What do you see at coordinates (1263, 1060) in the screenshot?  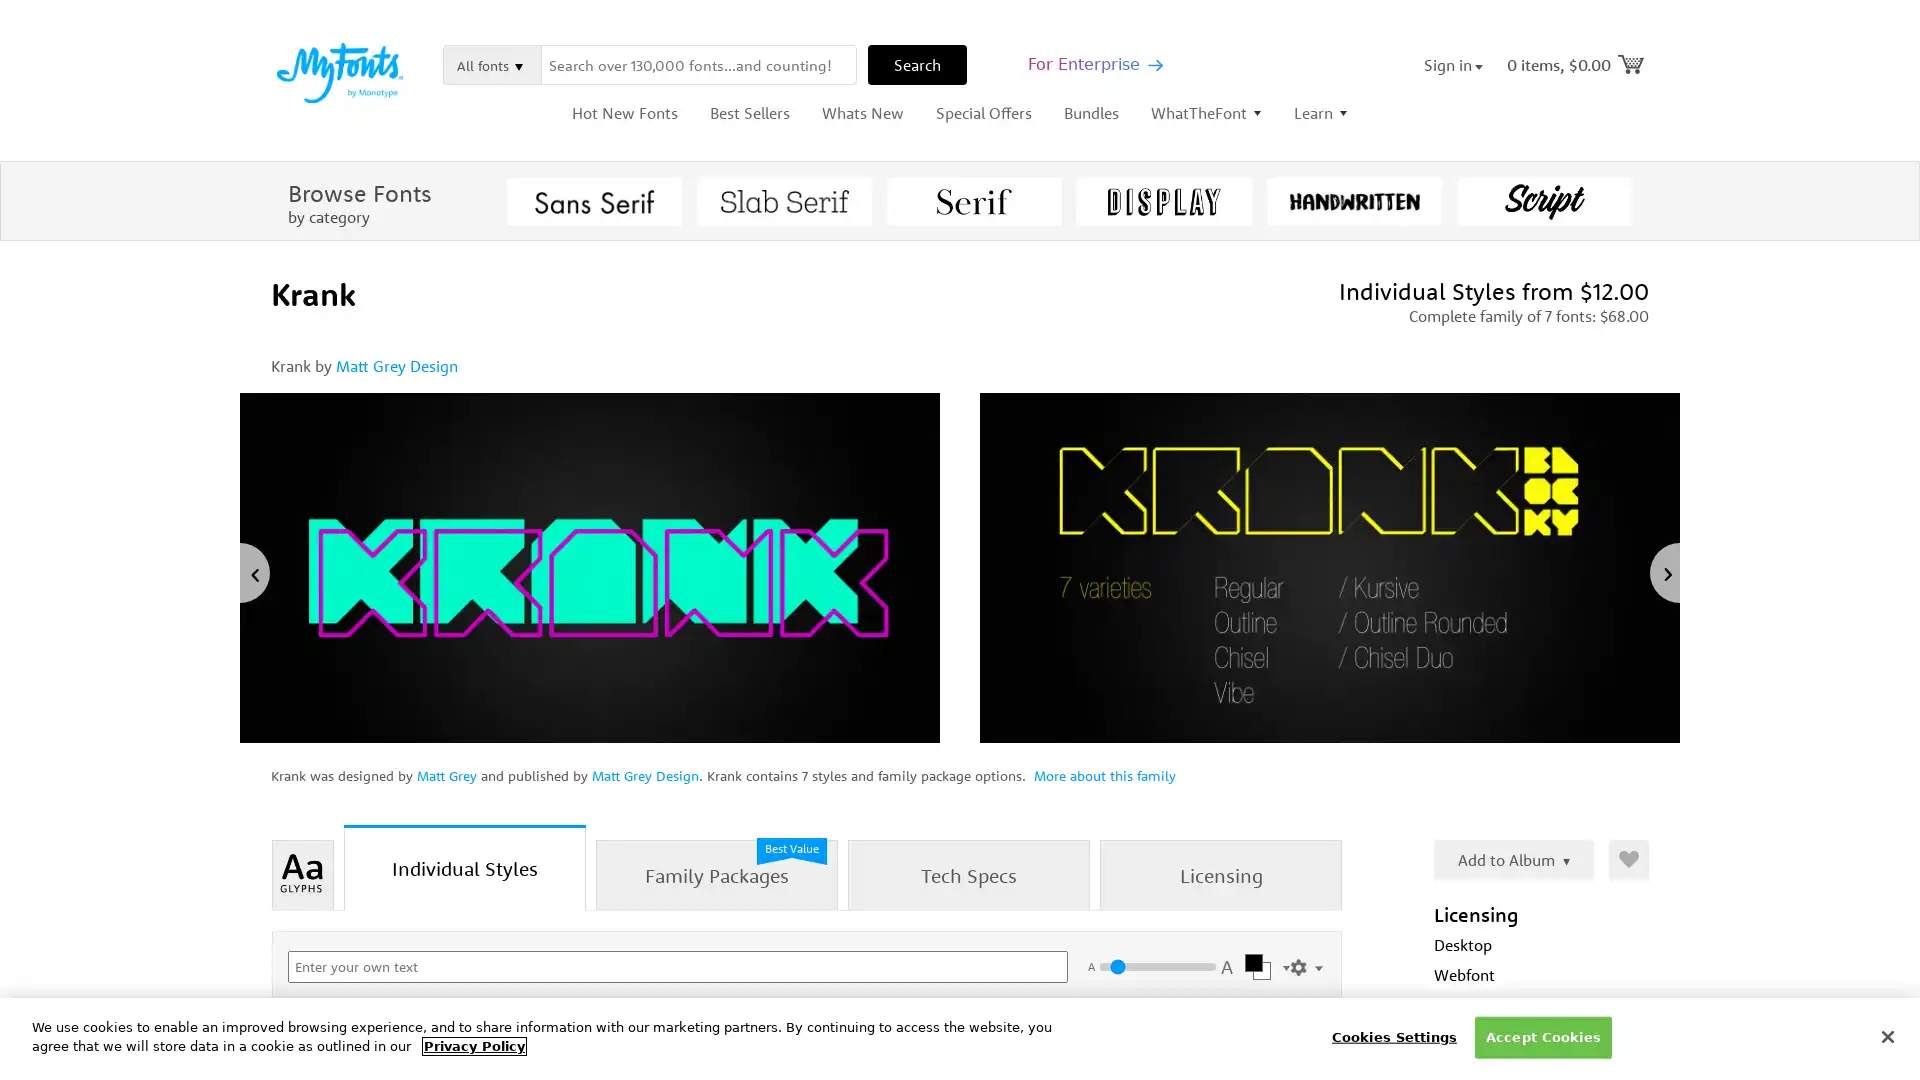 I see `Buying Choices` at bounding box center [1263, 1060].